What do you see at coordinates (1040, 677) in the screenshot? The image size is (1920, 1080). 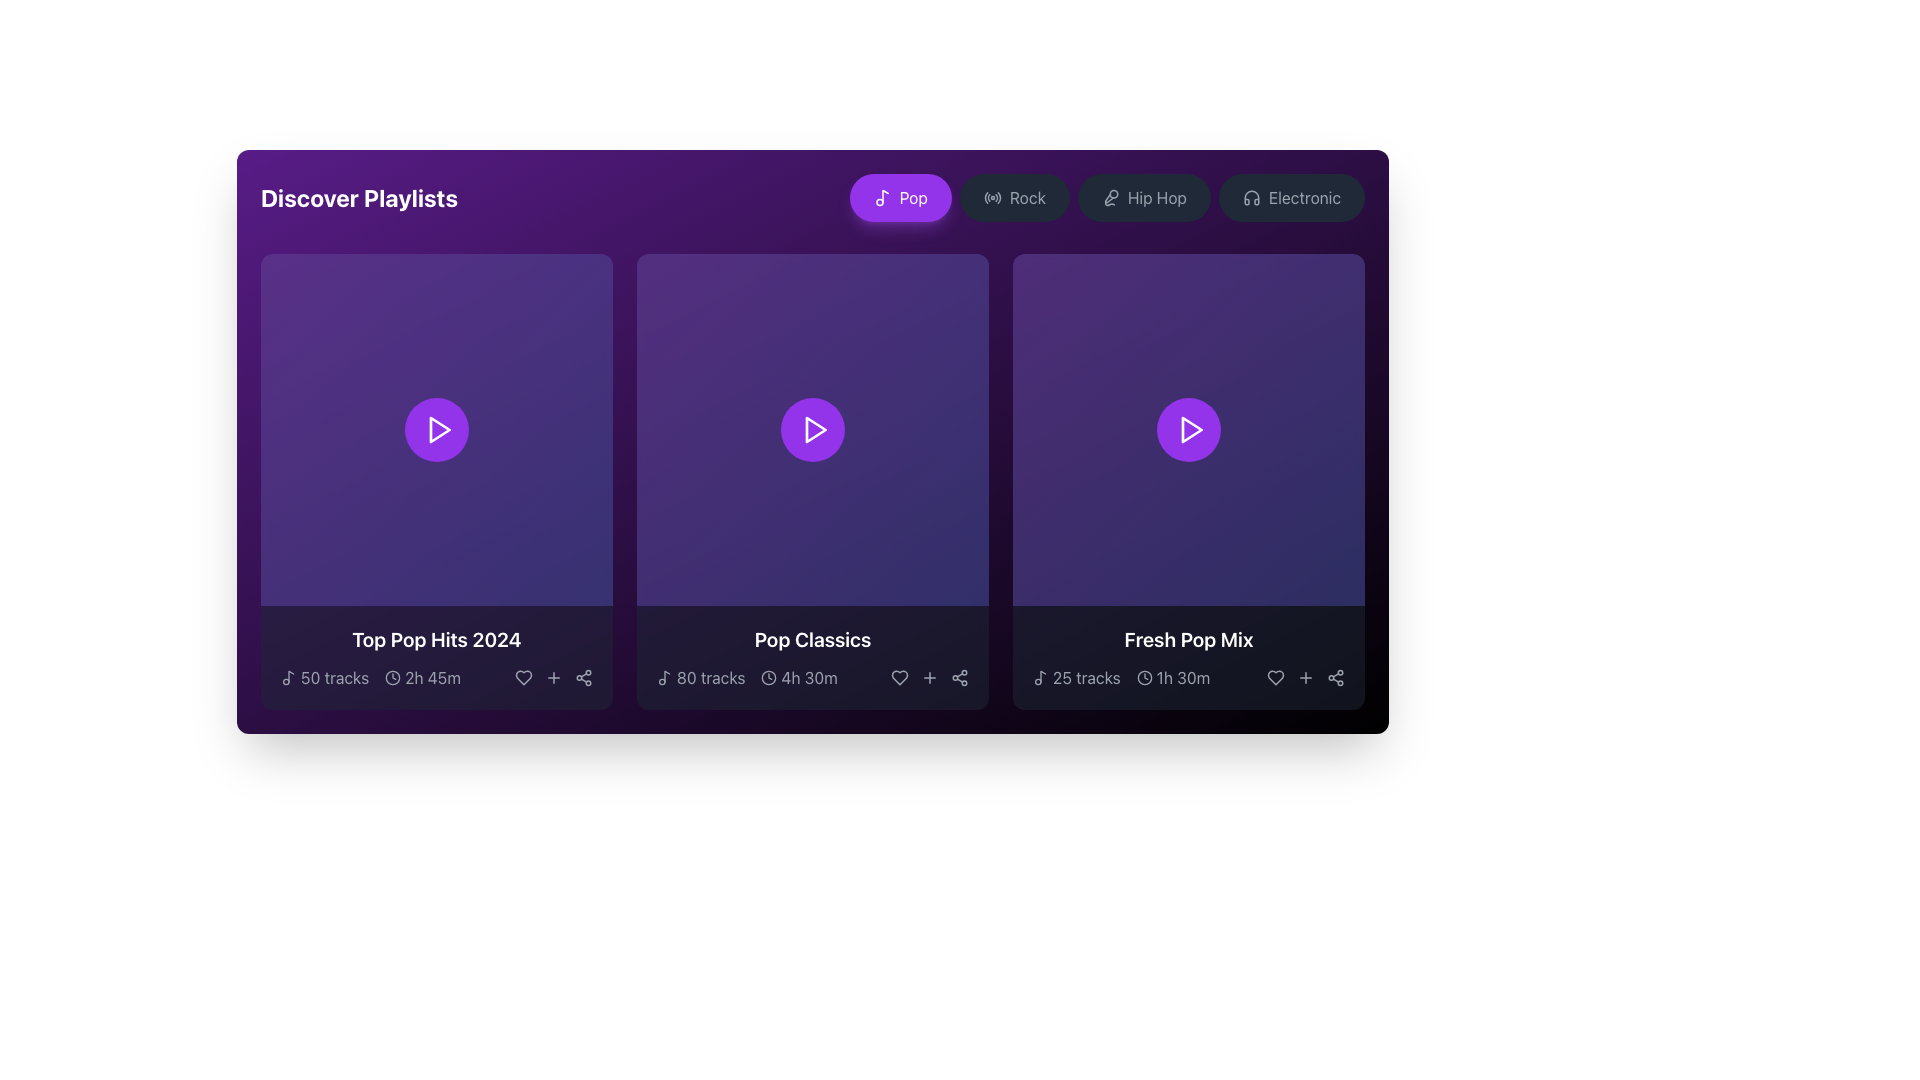 I see `musical note icon located within the 'Fresh Pop Mix' playlist card, positioned next to the '25 tracks' text` at bounding box center [1040, 677].